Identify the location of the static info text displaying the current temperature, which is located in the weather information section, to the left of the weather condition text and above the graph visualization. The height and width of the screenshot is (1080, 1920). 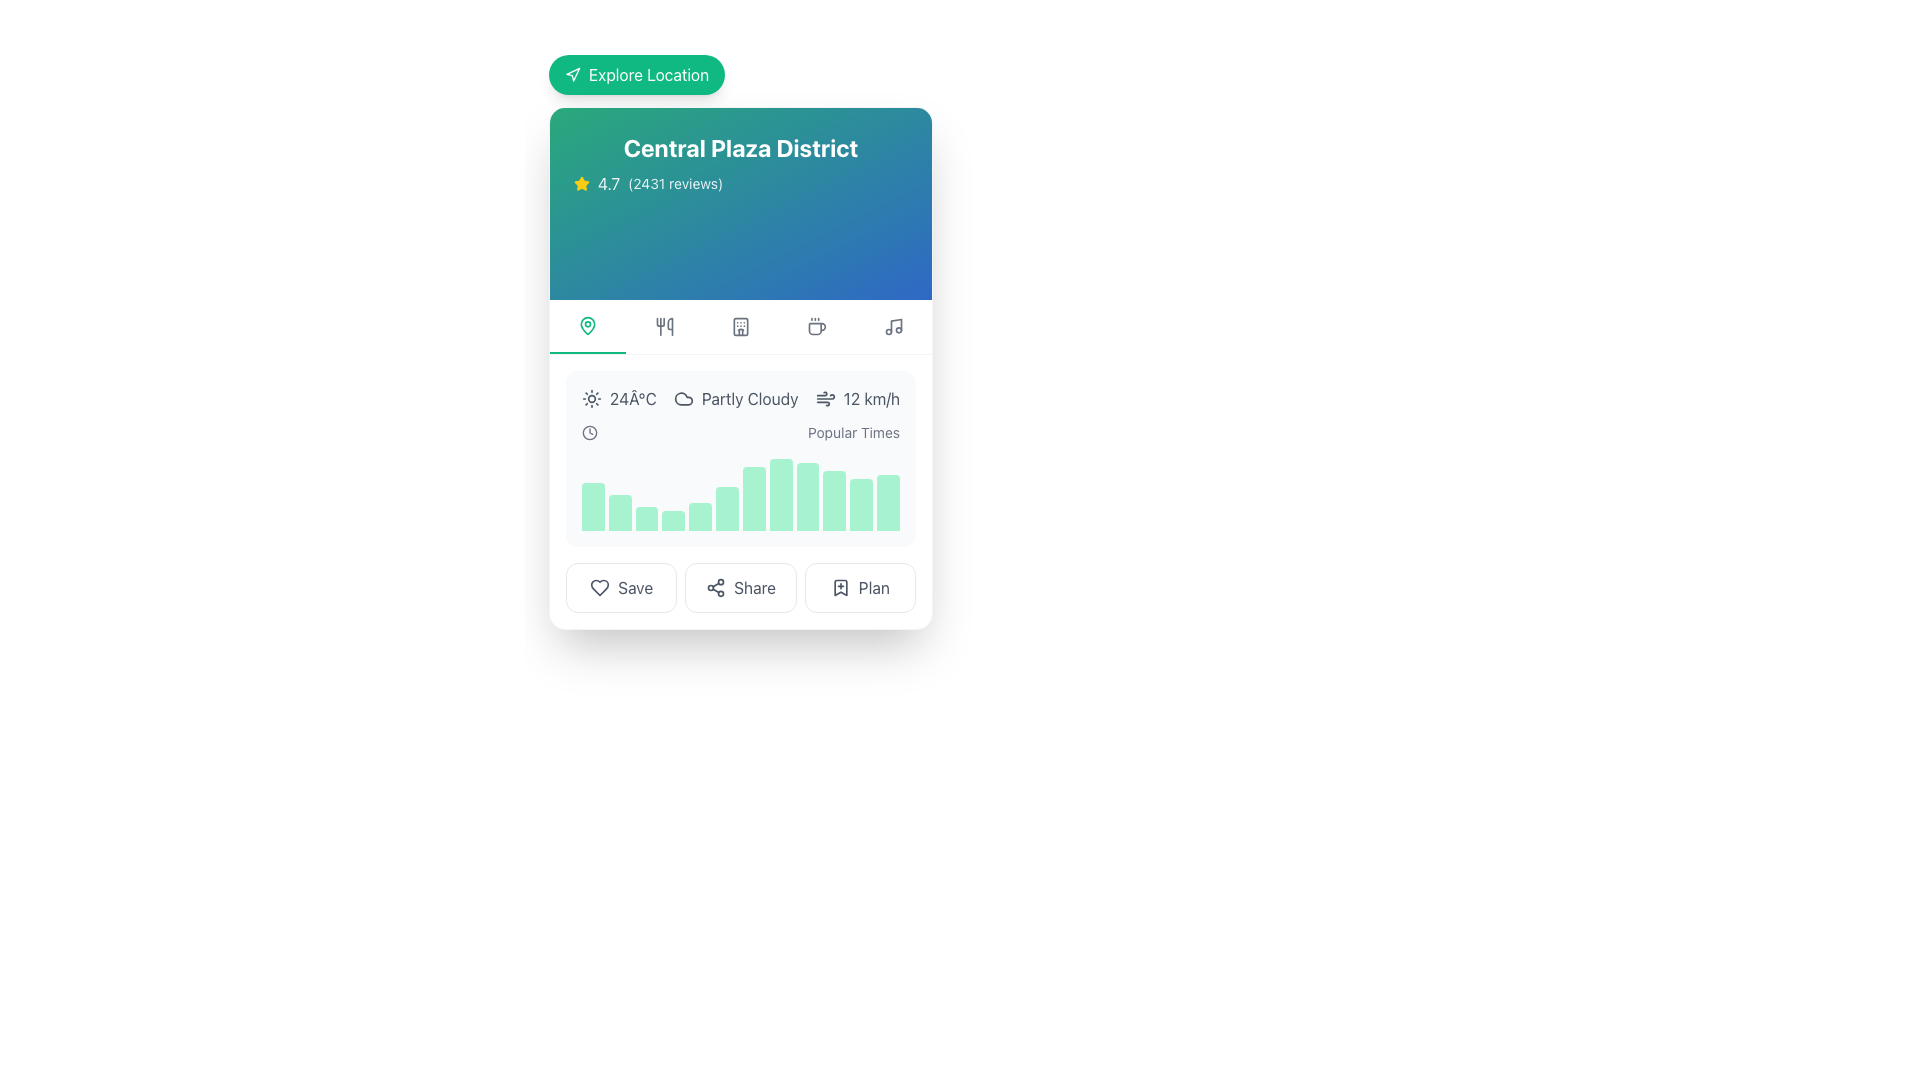
(632, 398).